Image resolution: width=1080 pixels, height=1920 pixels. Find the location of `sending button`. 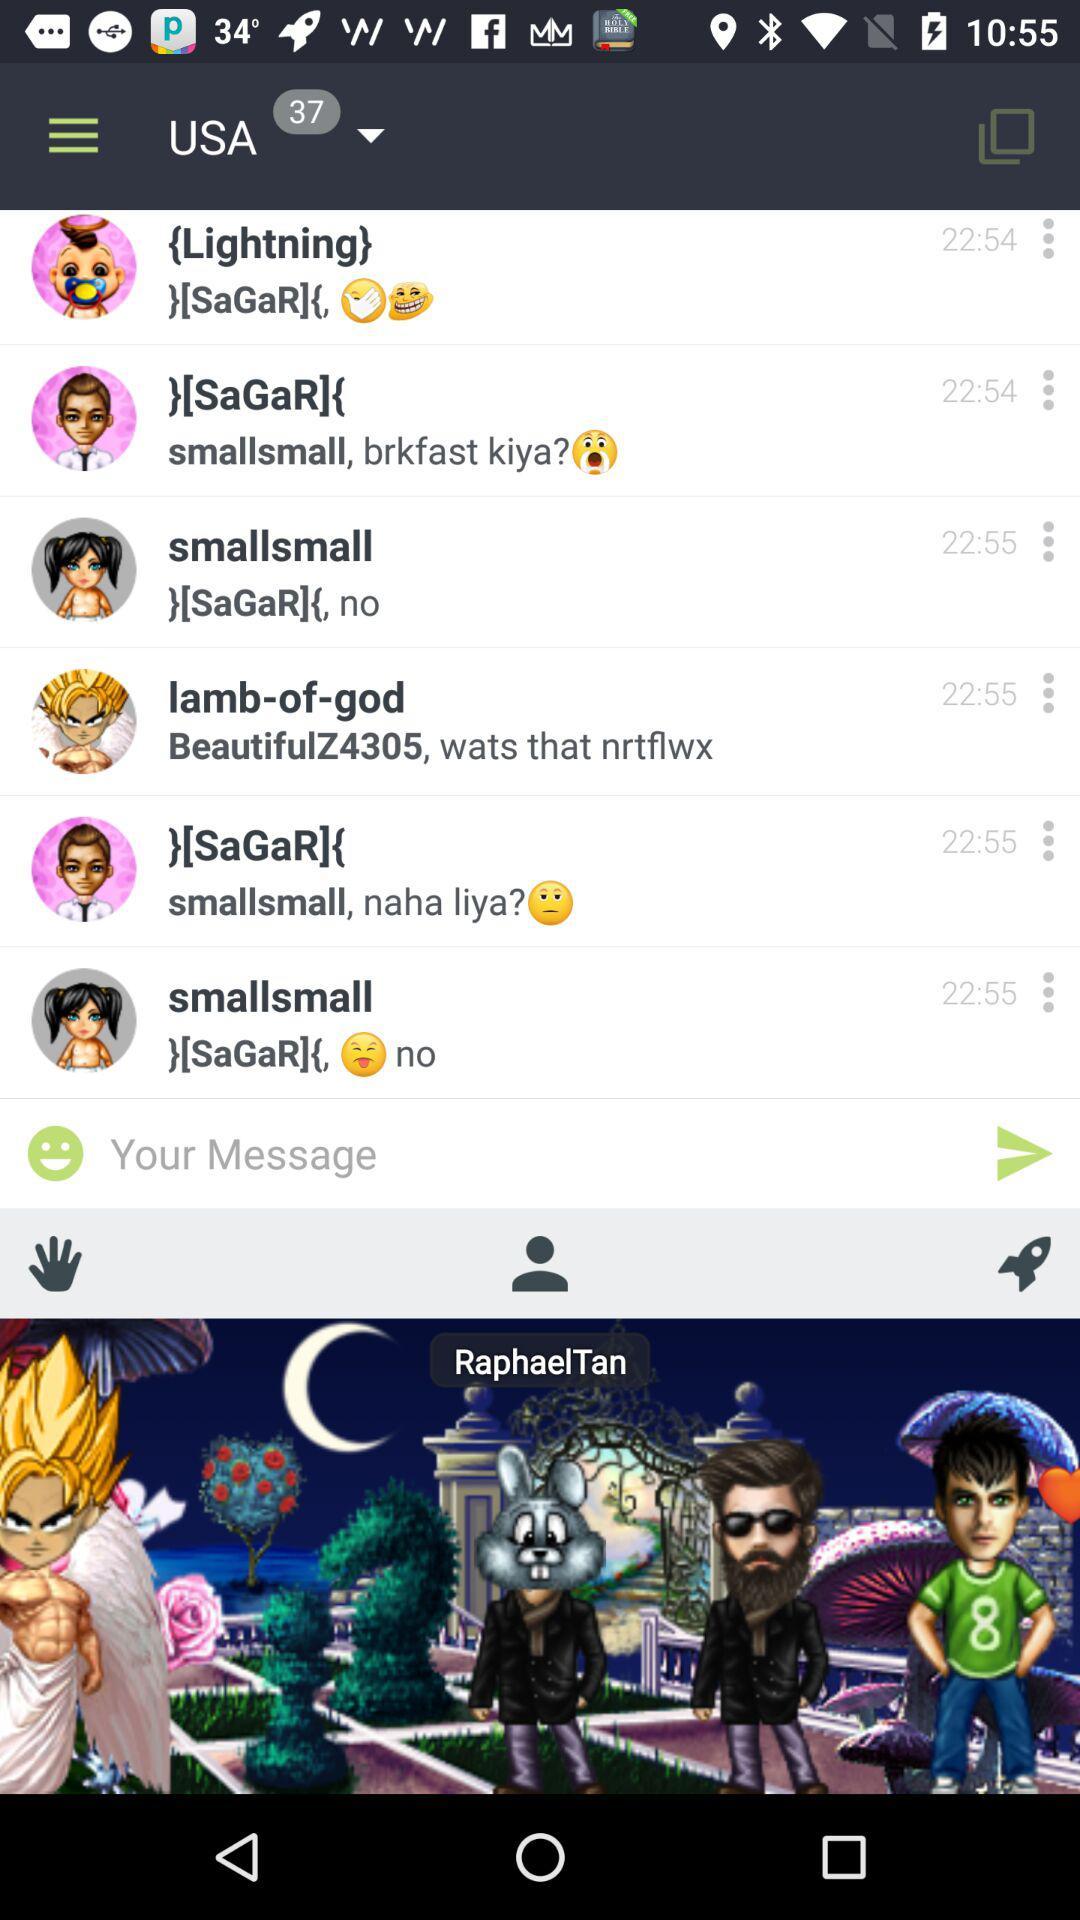

sending button is located at coordinates (1024, 1153).